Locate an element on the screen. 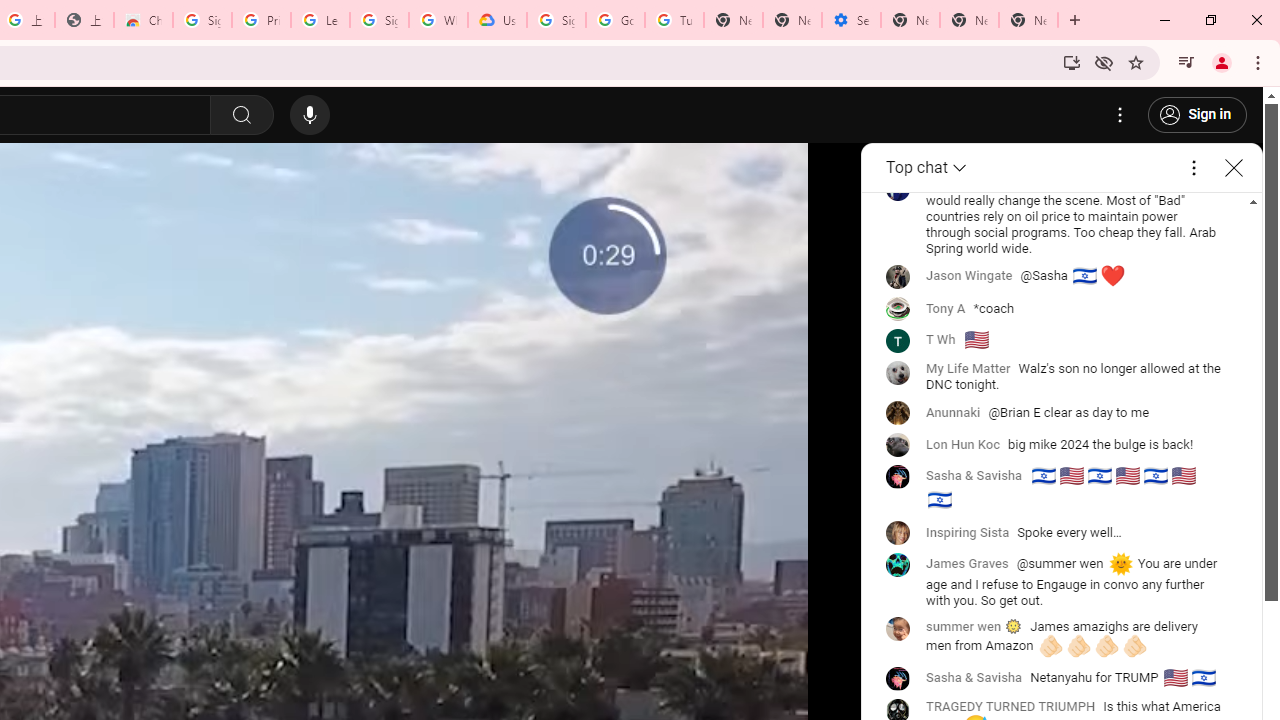 The height and width of the screenshot is (720, 1280). 'Google Account Help' is located at coordinates (614, 20).